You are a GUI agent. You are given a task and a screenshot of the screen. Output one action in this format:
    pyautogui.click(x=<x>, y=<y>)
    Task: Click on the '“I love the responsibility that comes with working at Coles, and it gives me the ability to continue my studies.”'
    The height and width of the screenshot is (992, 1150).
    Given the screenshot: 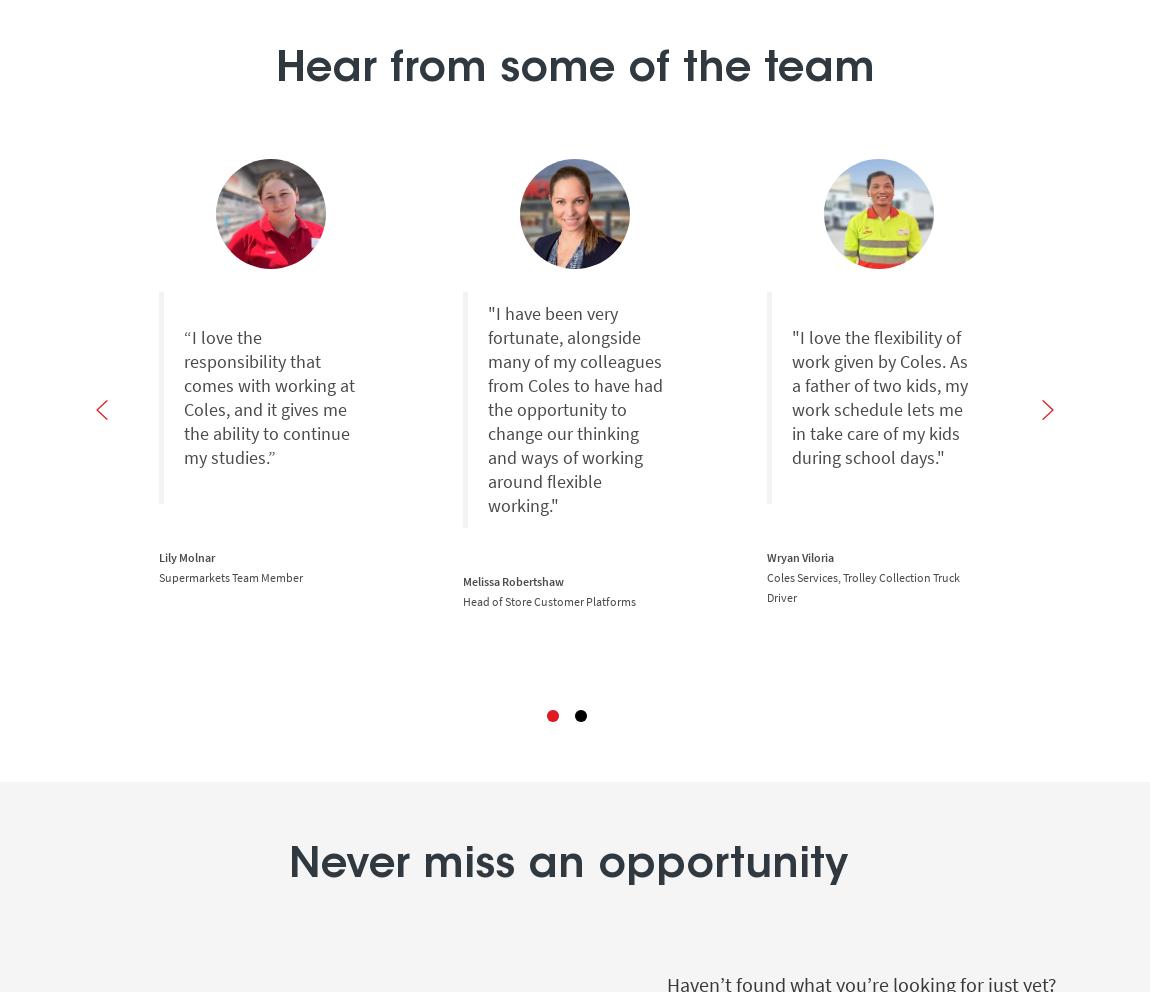 What is the action you would take?
    pyautogui.click(x=268, y=397)
    